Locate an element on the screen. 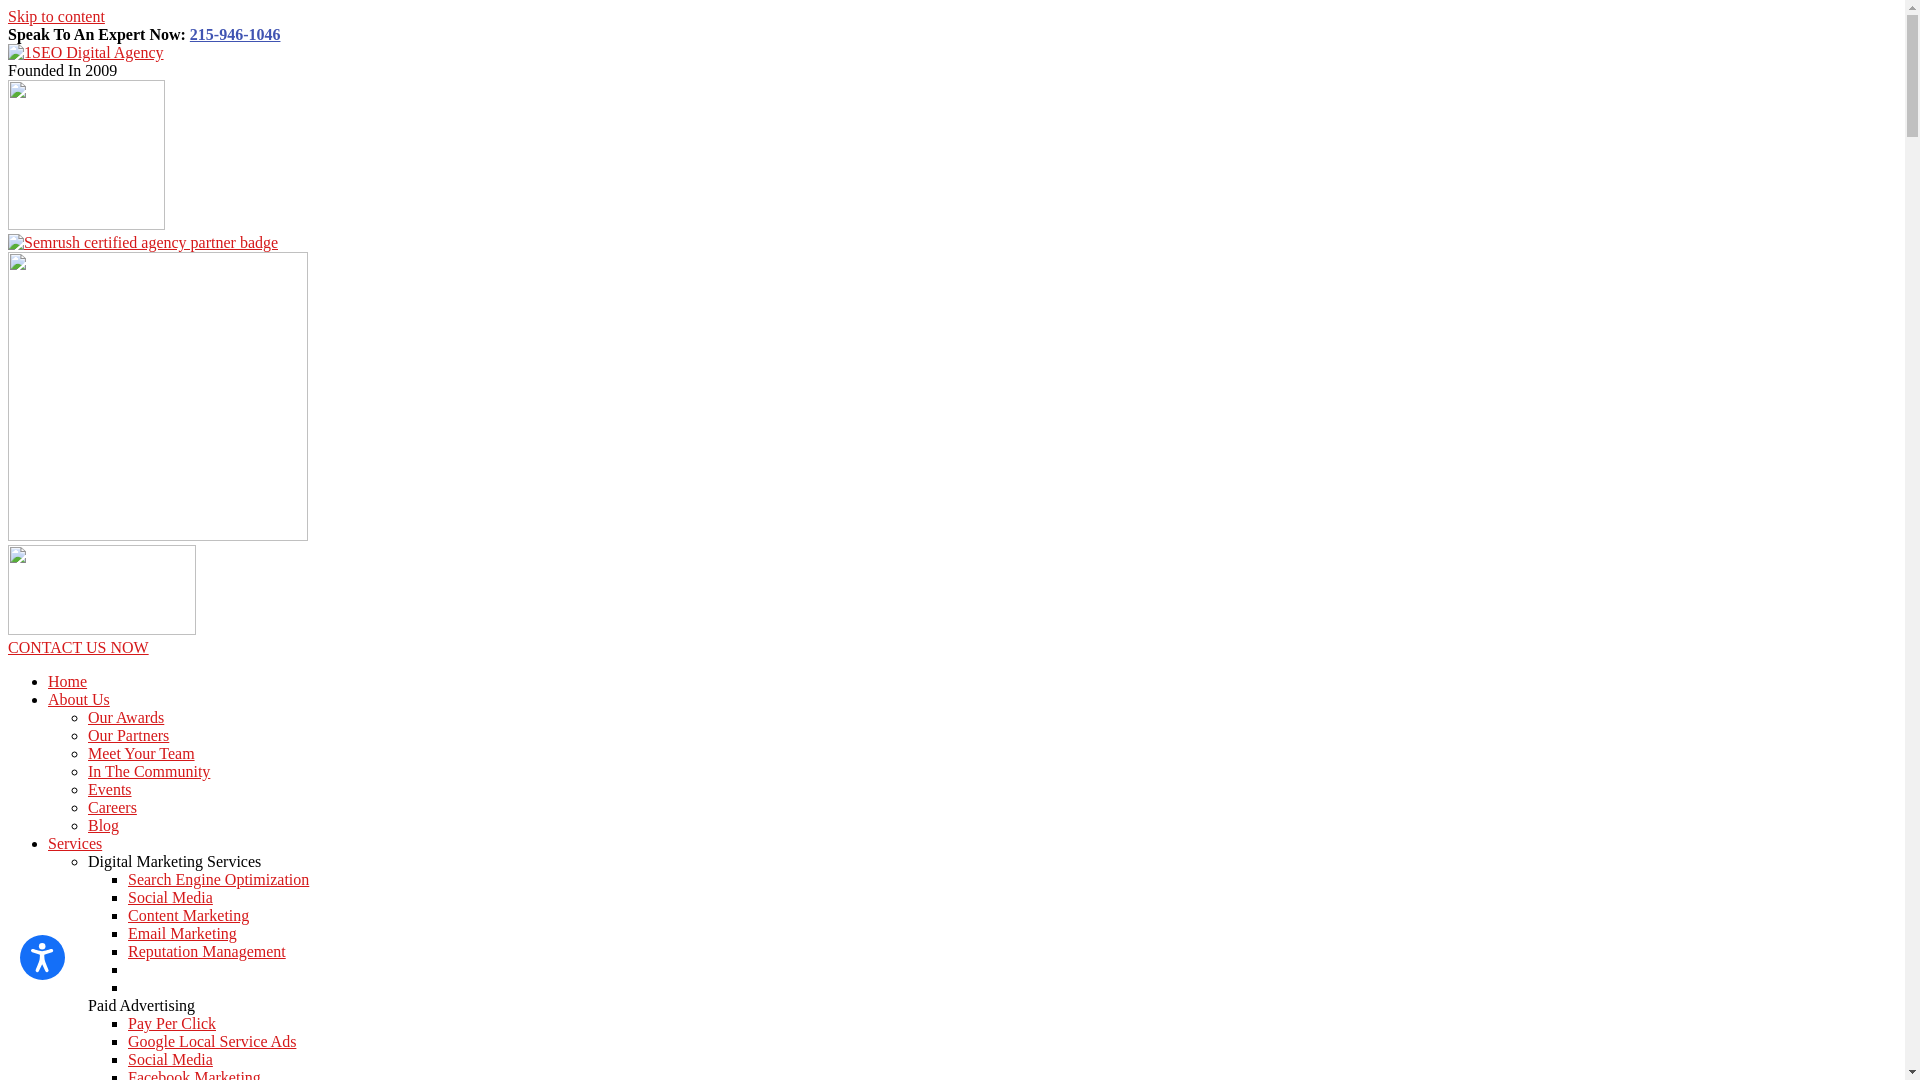  'Events' is located at coordinates (86, 788).